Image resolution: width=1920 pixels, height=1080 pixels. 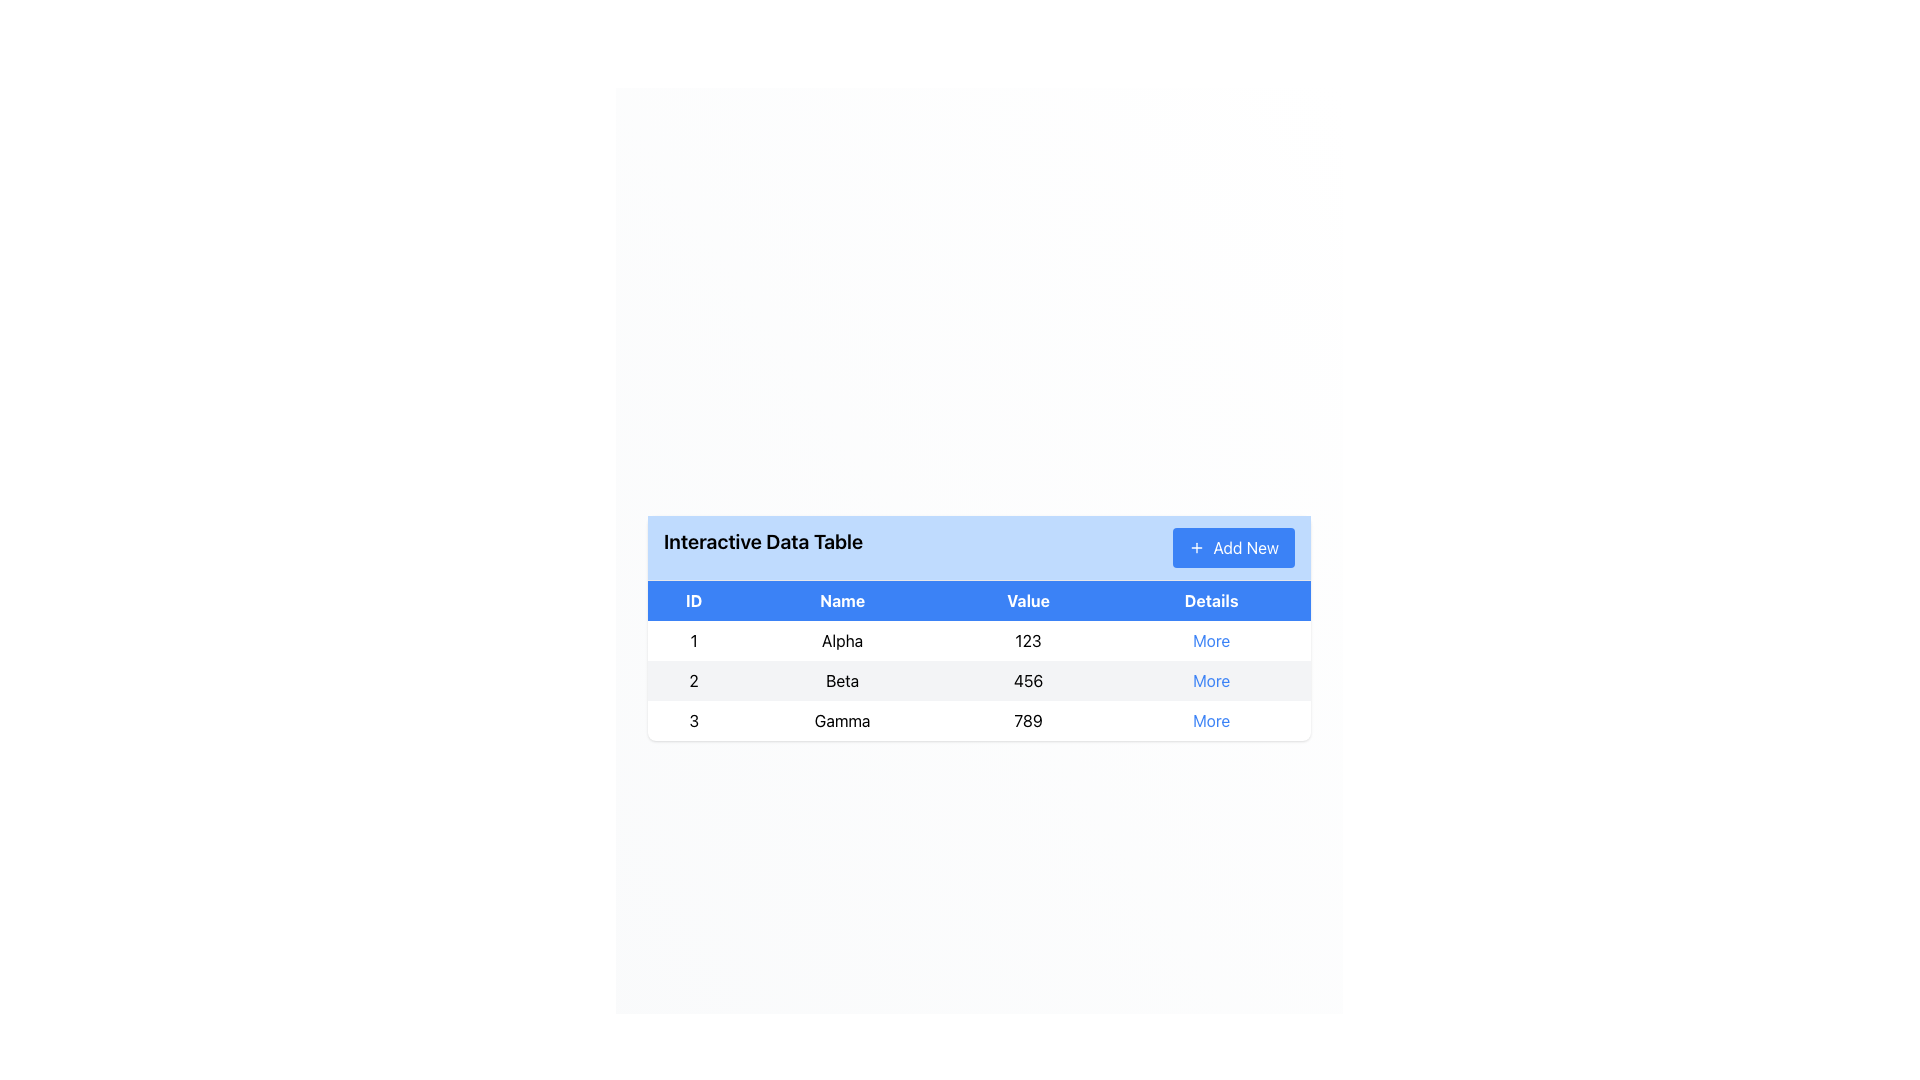 I want to click on the third column header text label in the table that indicates it displays values or numerical data, so click(x=1028, y=599).